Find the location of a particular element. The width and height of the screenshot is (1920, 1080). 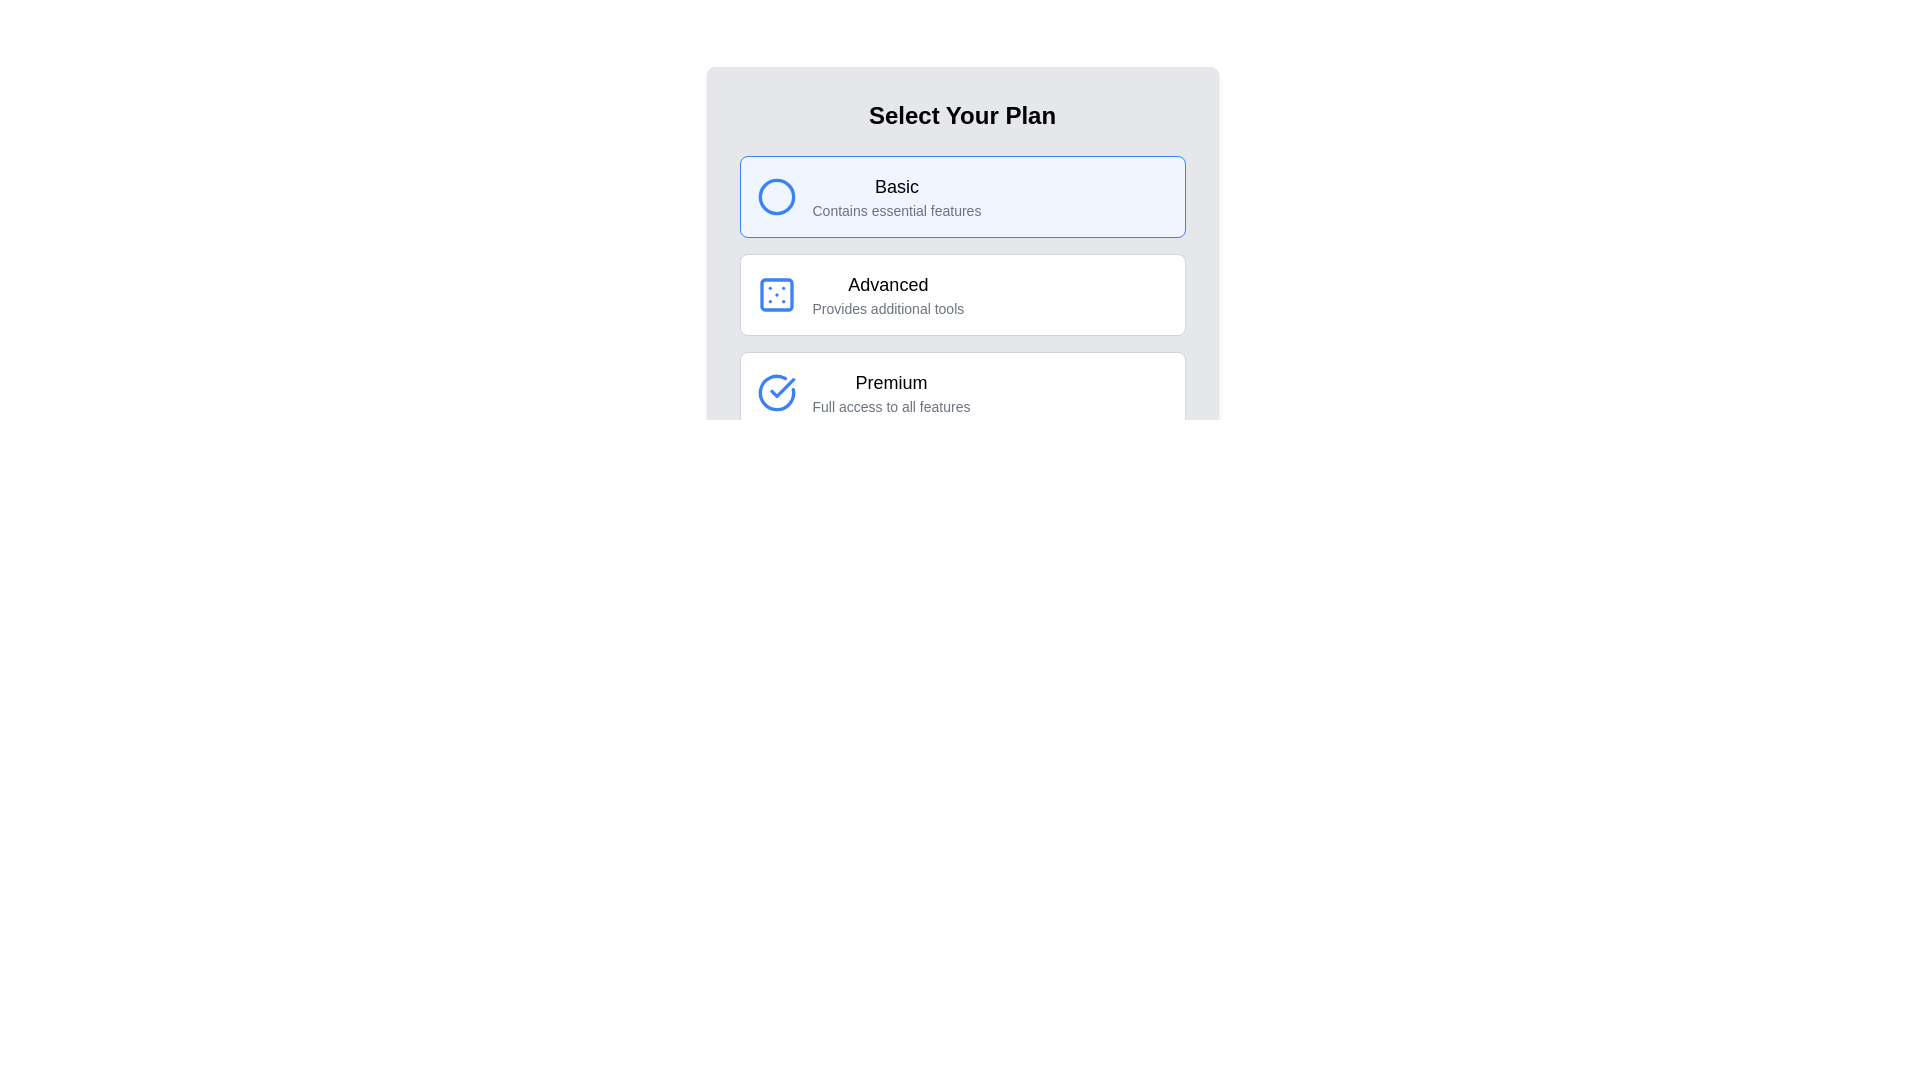

the 'Advanced' card-like selection item in the 'Select Your Plan' menu is located at coordinates (962, 294).